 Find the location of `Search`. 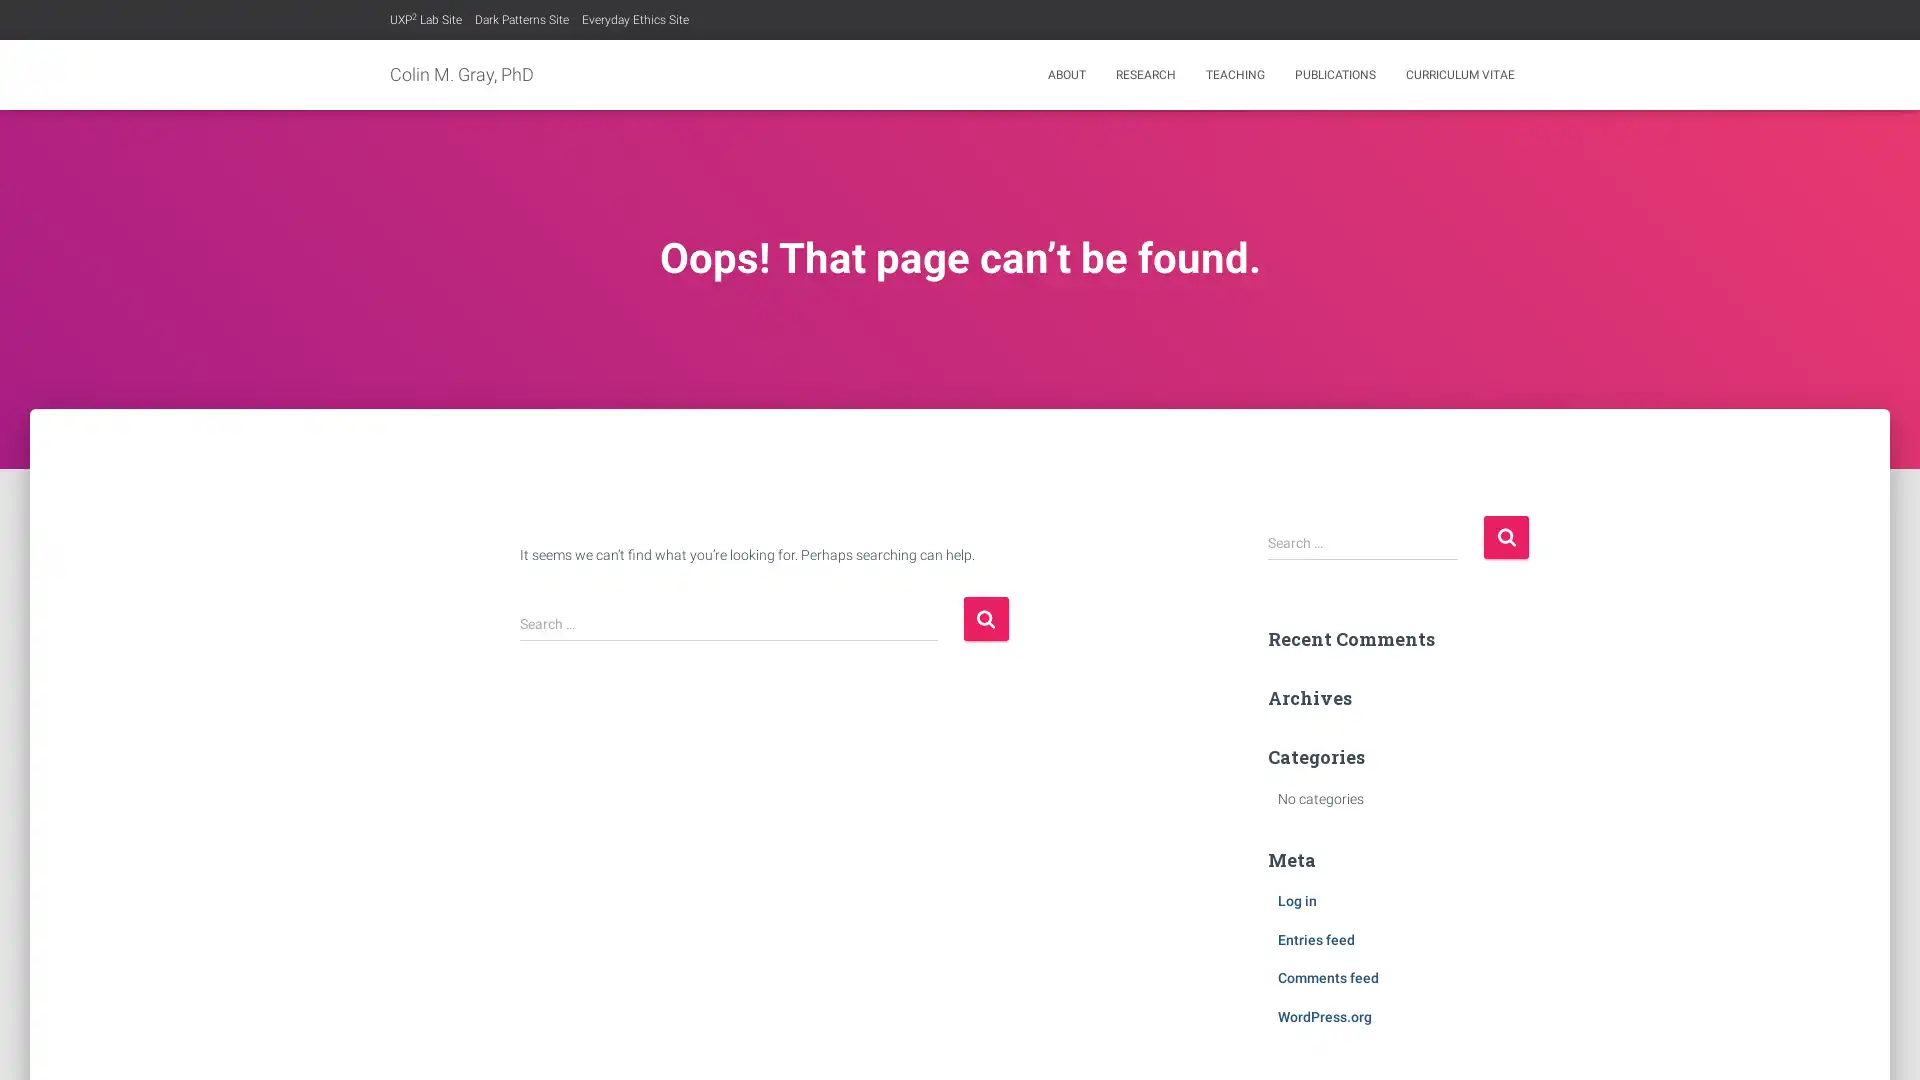

Search is located at coordinates (1506, 535).